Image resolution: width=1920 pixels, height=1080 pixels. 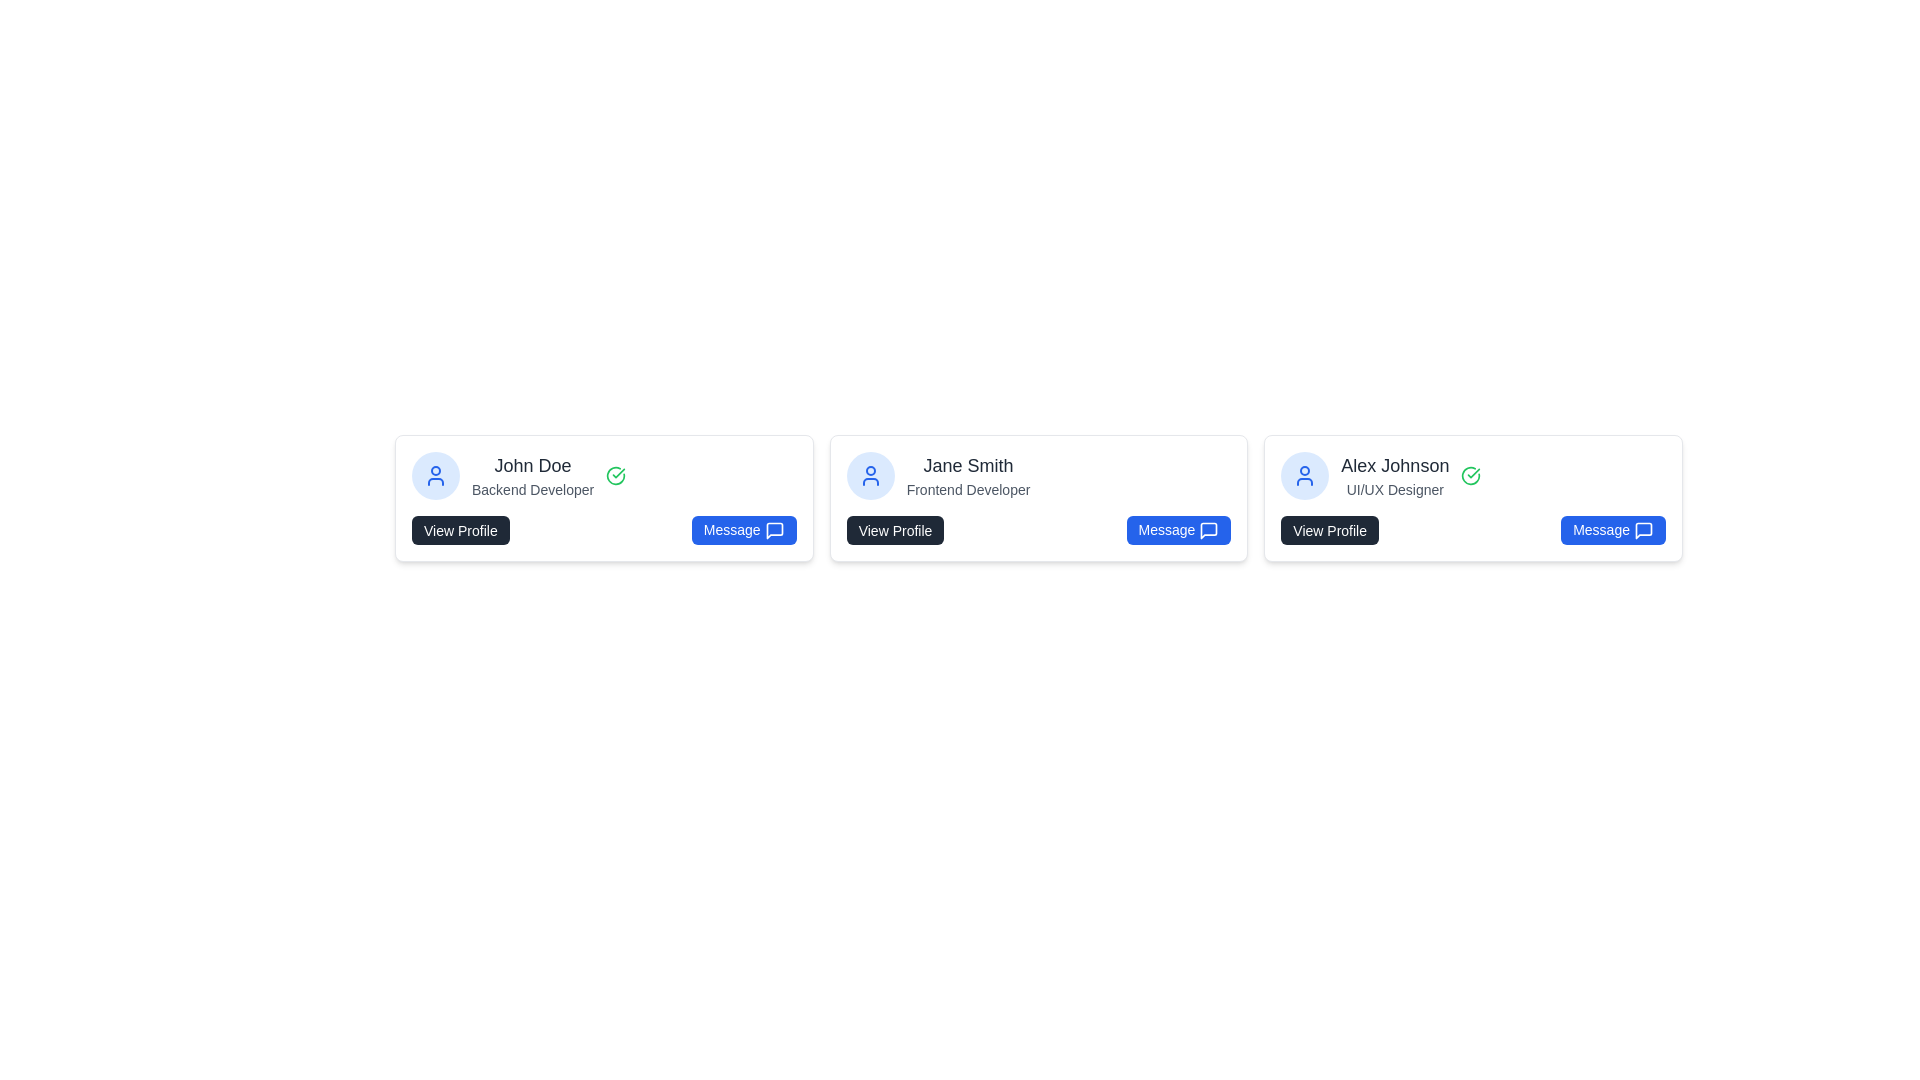 What do you see at coordinates (1394, 466) in the screenshot?
I see `text label displaying the name 'Alex Johnson', which is prominently styled in bold, large dark gray font at the top of the profile card` at bounding box center [1394, 466].